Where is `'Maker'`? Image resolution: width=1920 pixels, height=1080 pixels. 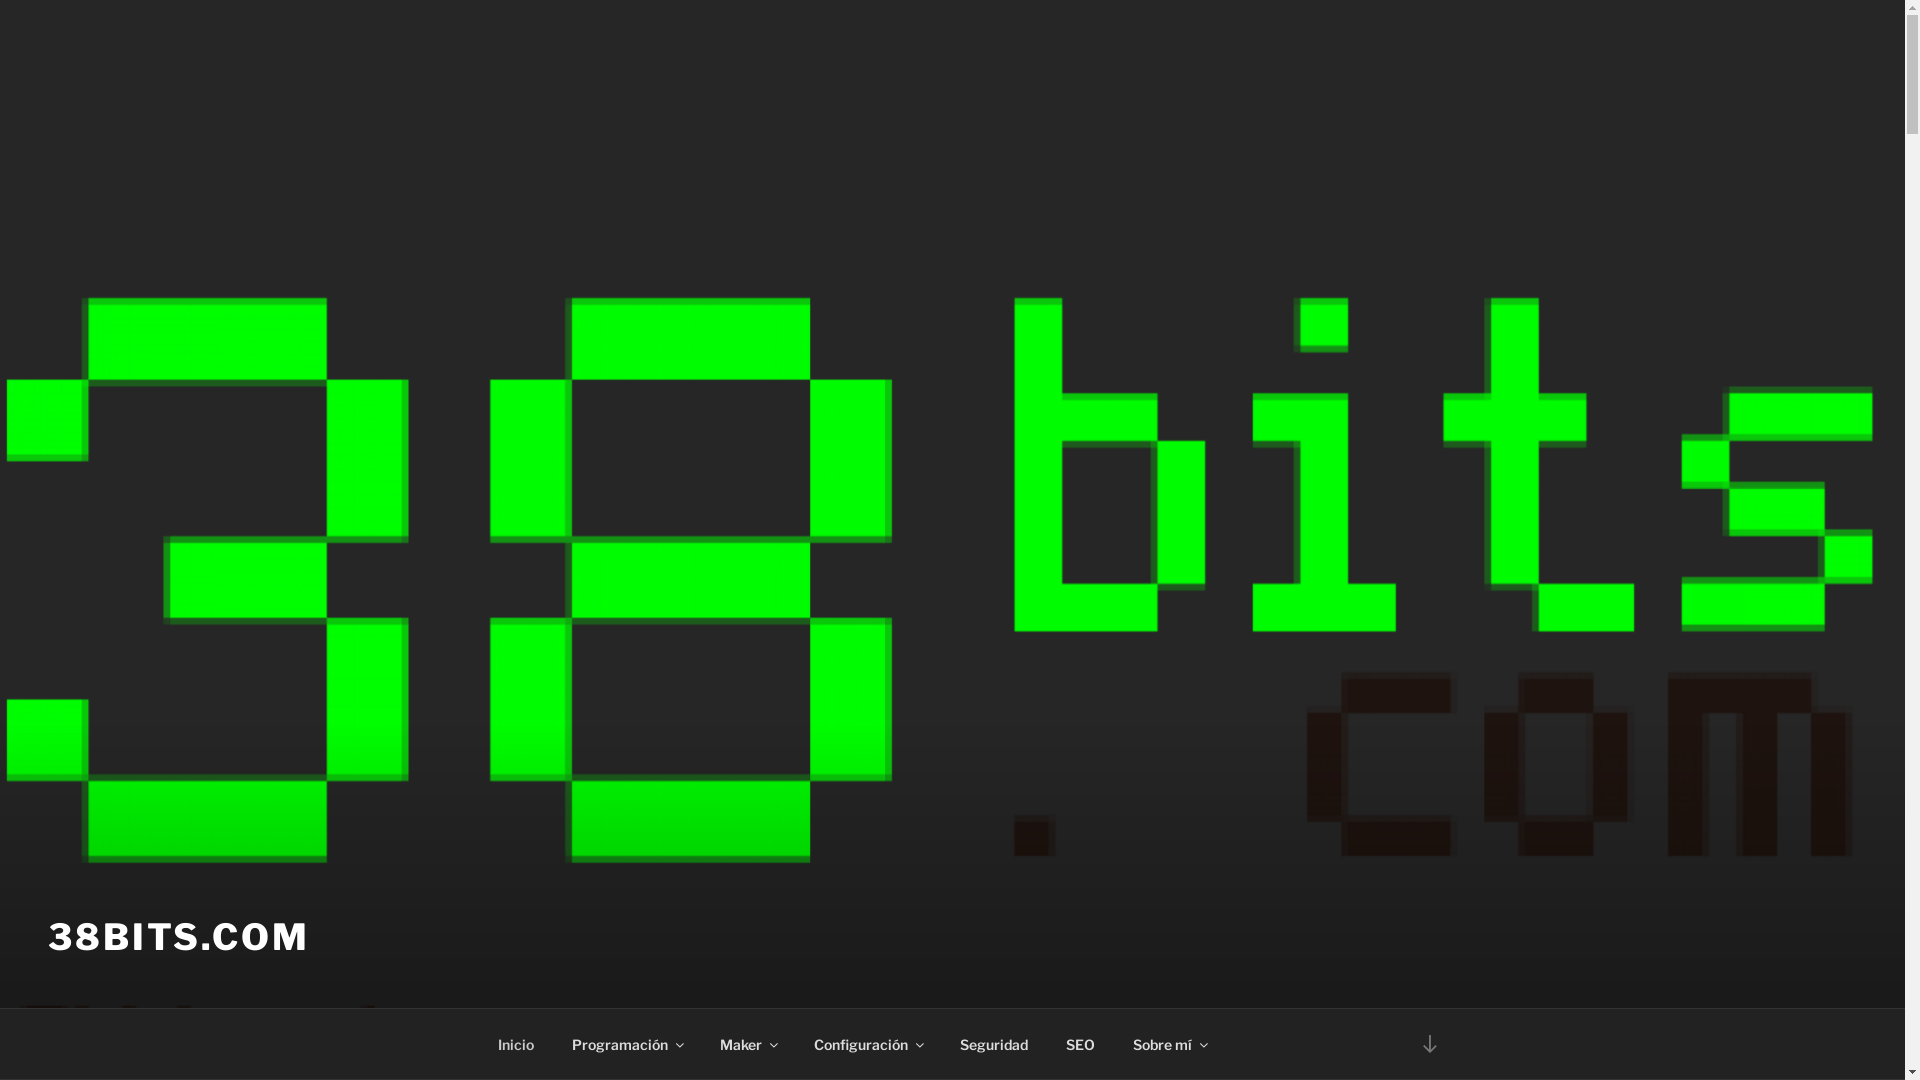
'Maker' is located at coordinates (746, 1043).